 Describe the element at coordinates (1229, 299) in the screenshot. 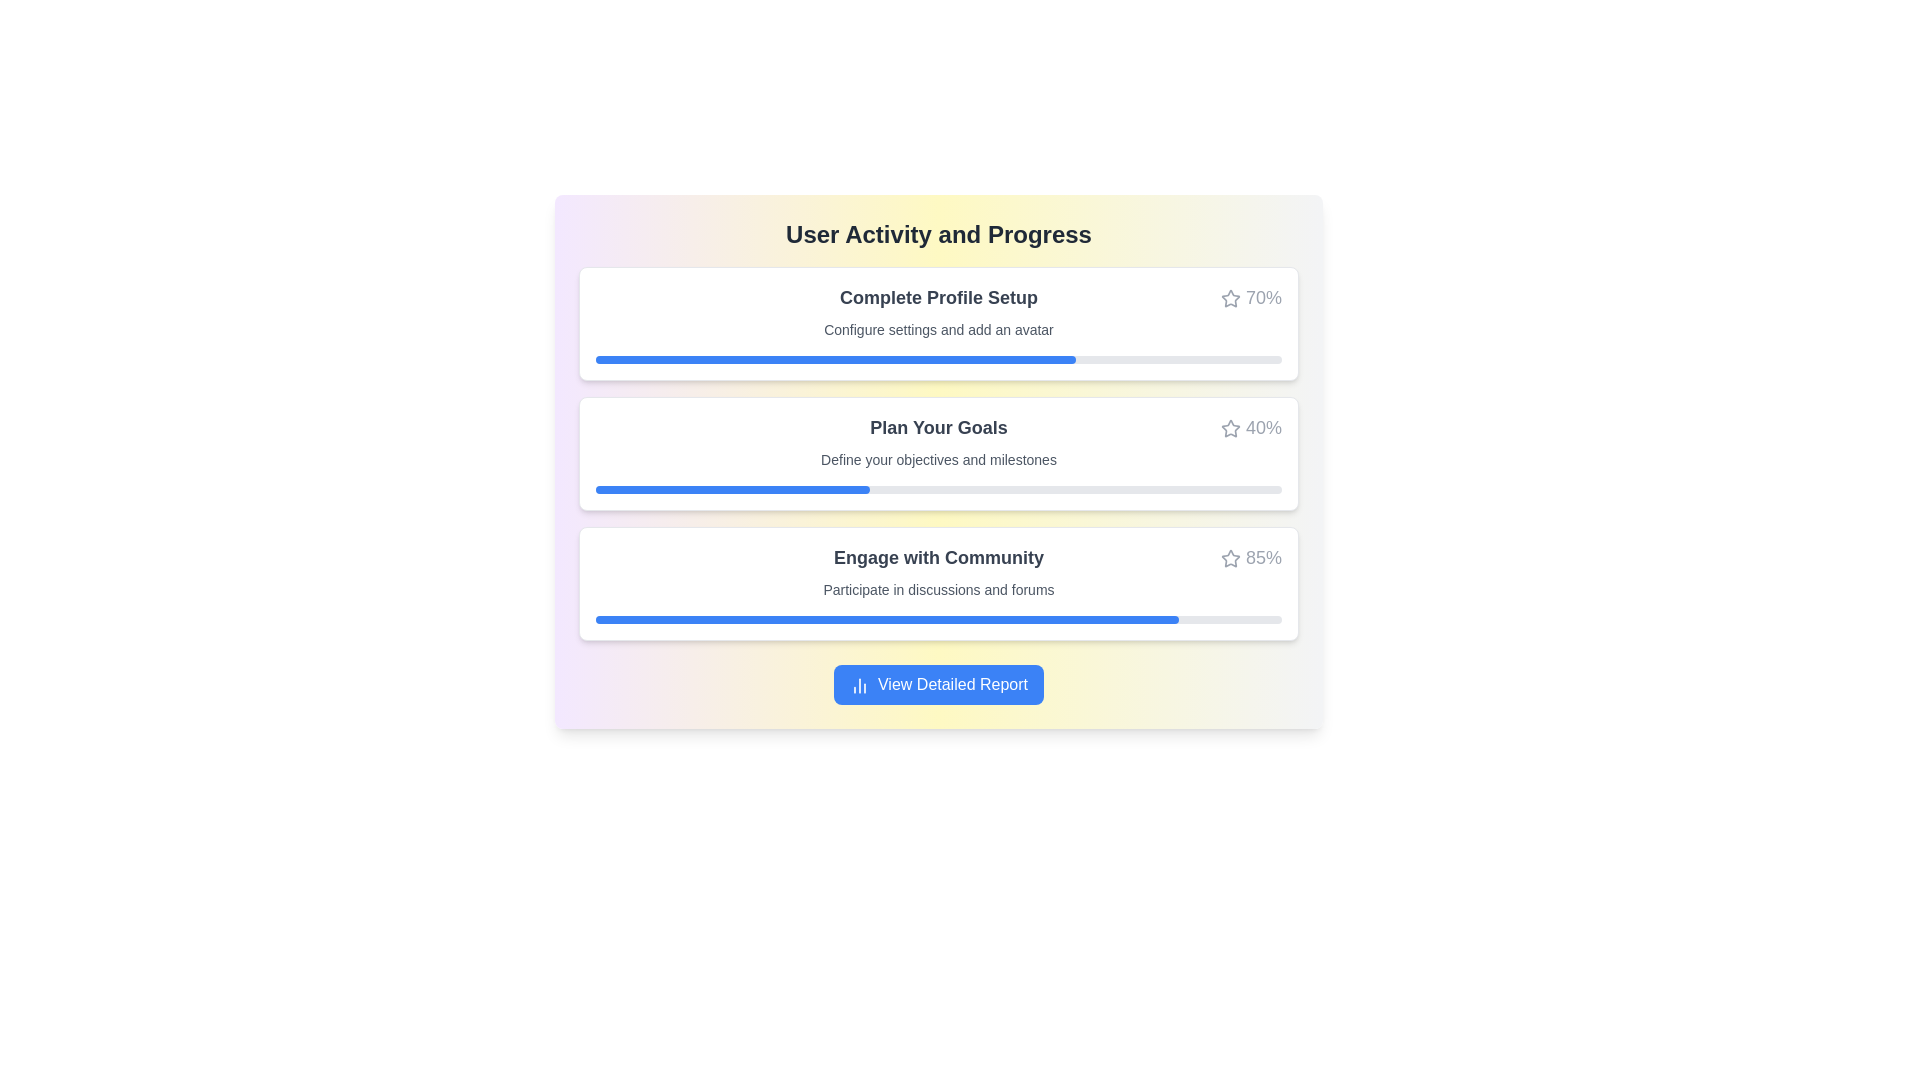

I see `the star-shaped icon outlined in gray next to the '70%' text label on the 'Complete Profile Setup' card` at that location.